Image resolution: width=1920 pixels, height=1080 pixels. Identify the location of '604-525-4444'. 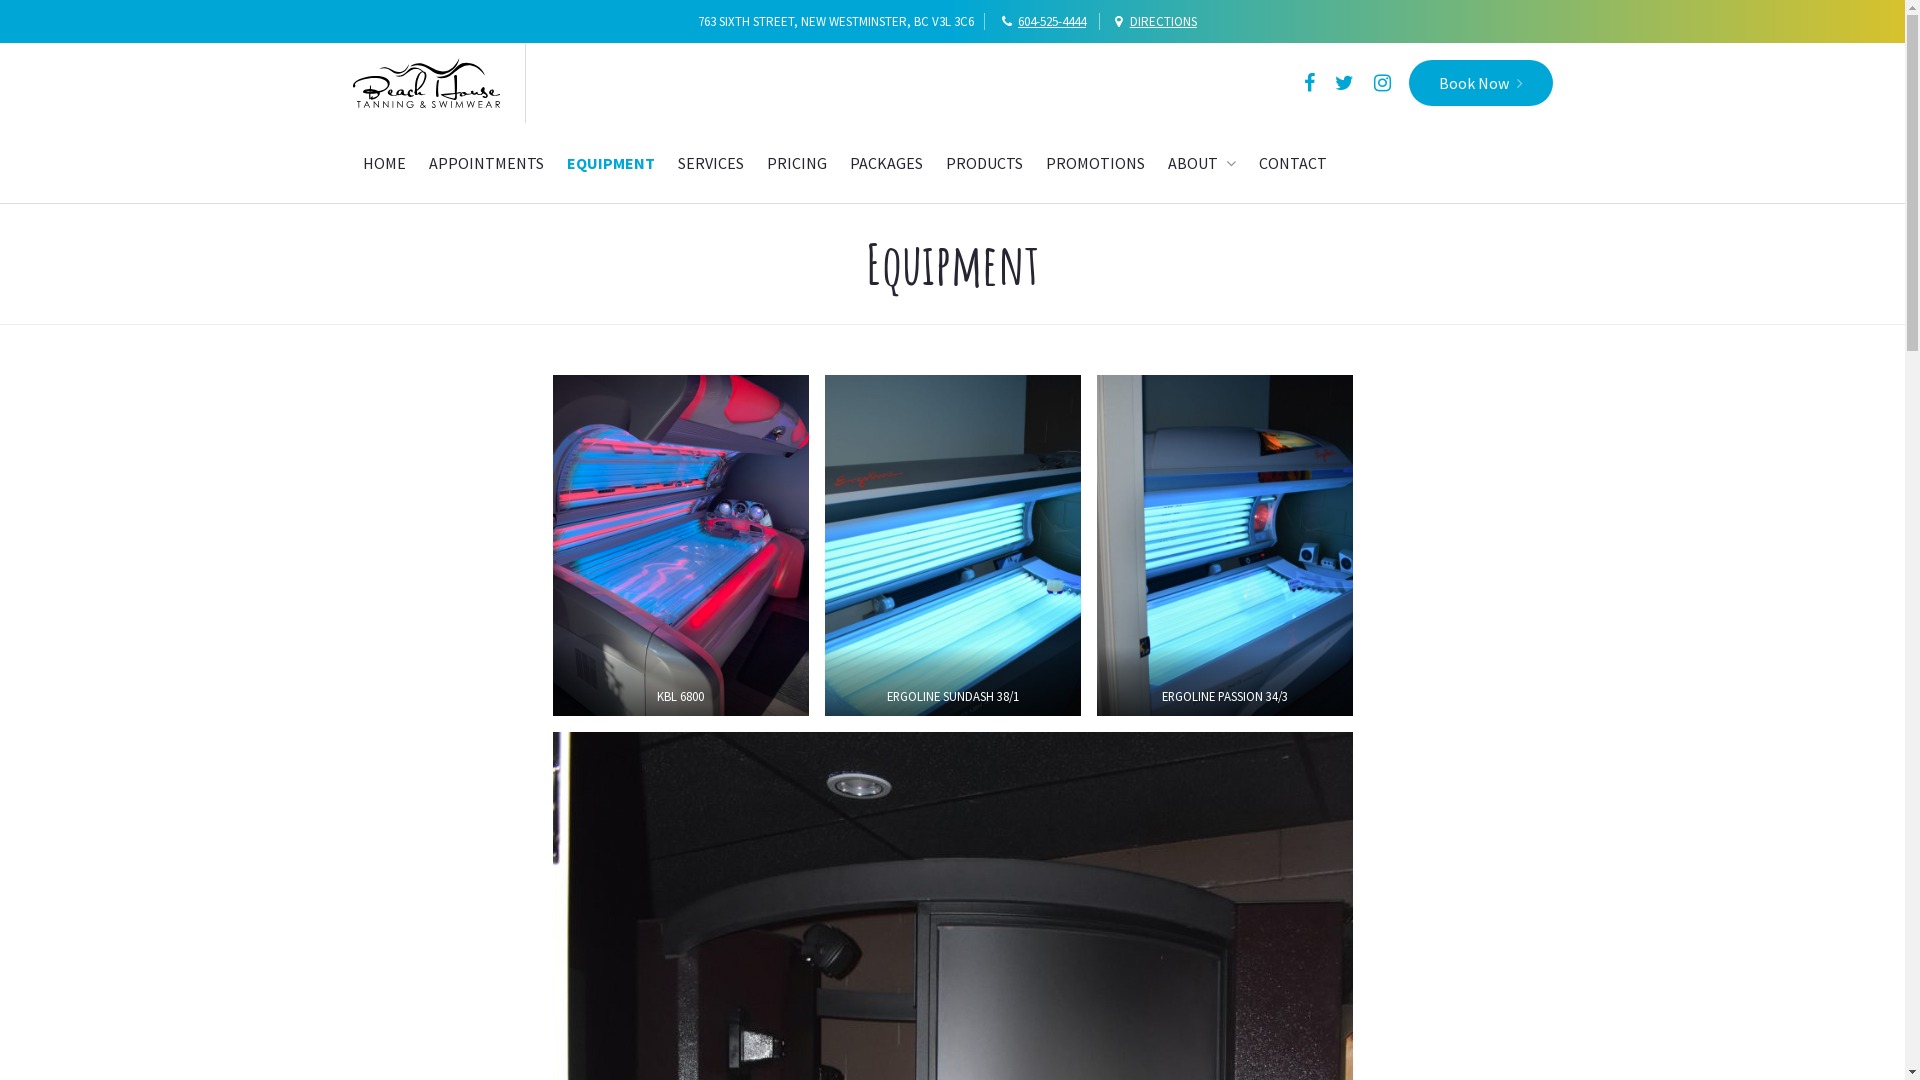
(1050, 21).